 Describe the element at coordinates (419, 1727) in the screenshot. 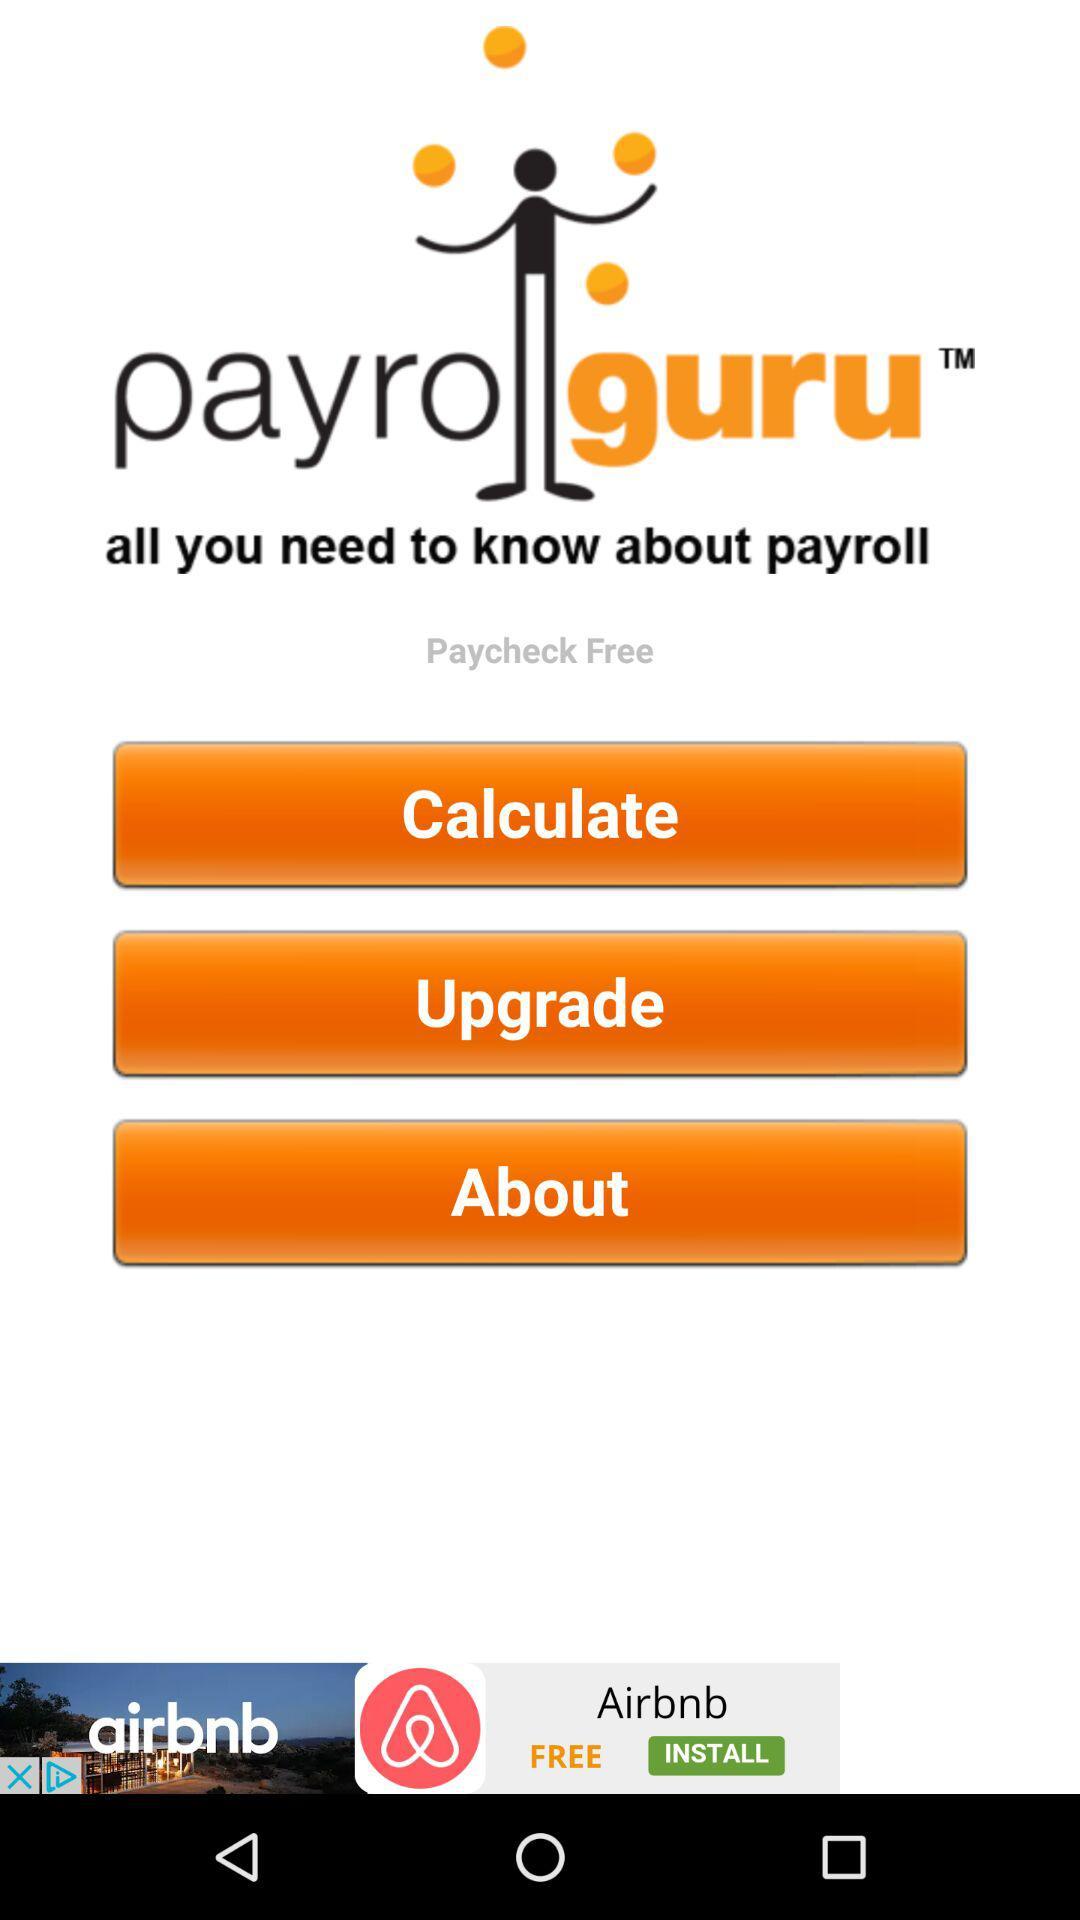

I see `click advertisement to go to advertisement page` at that location.